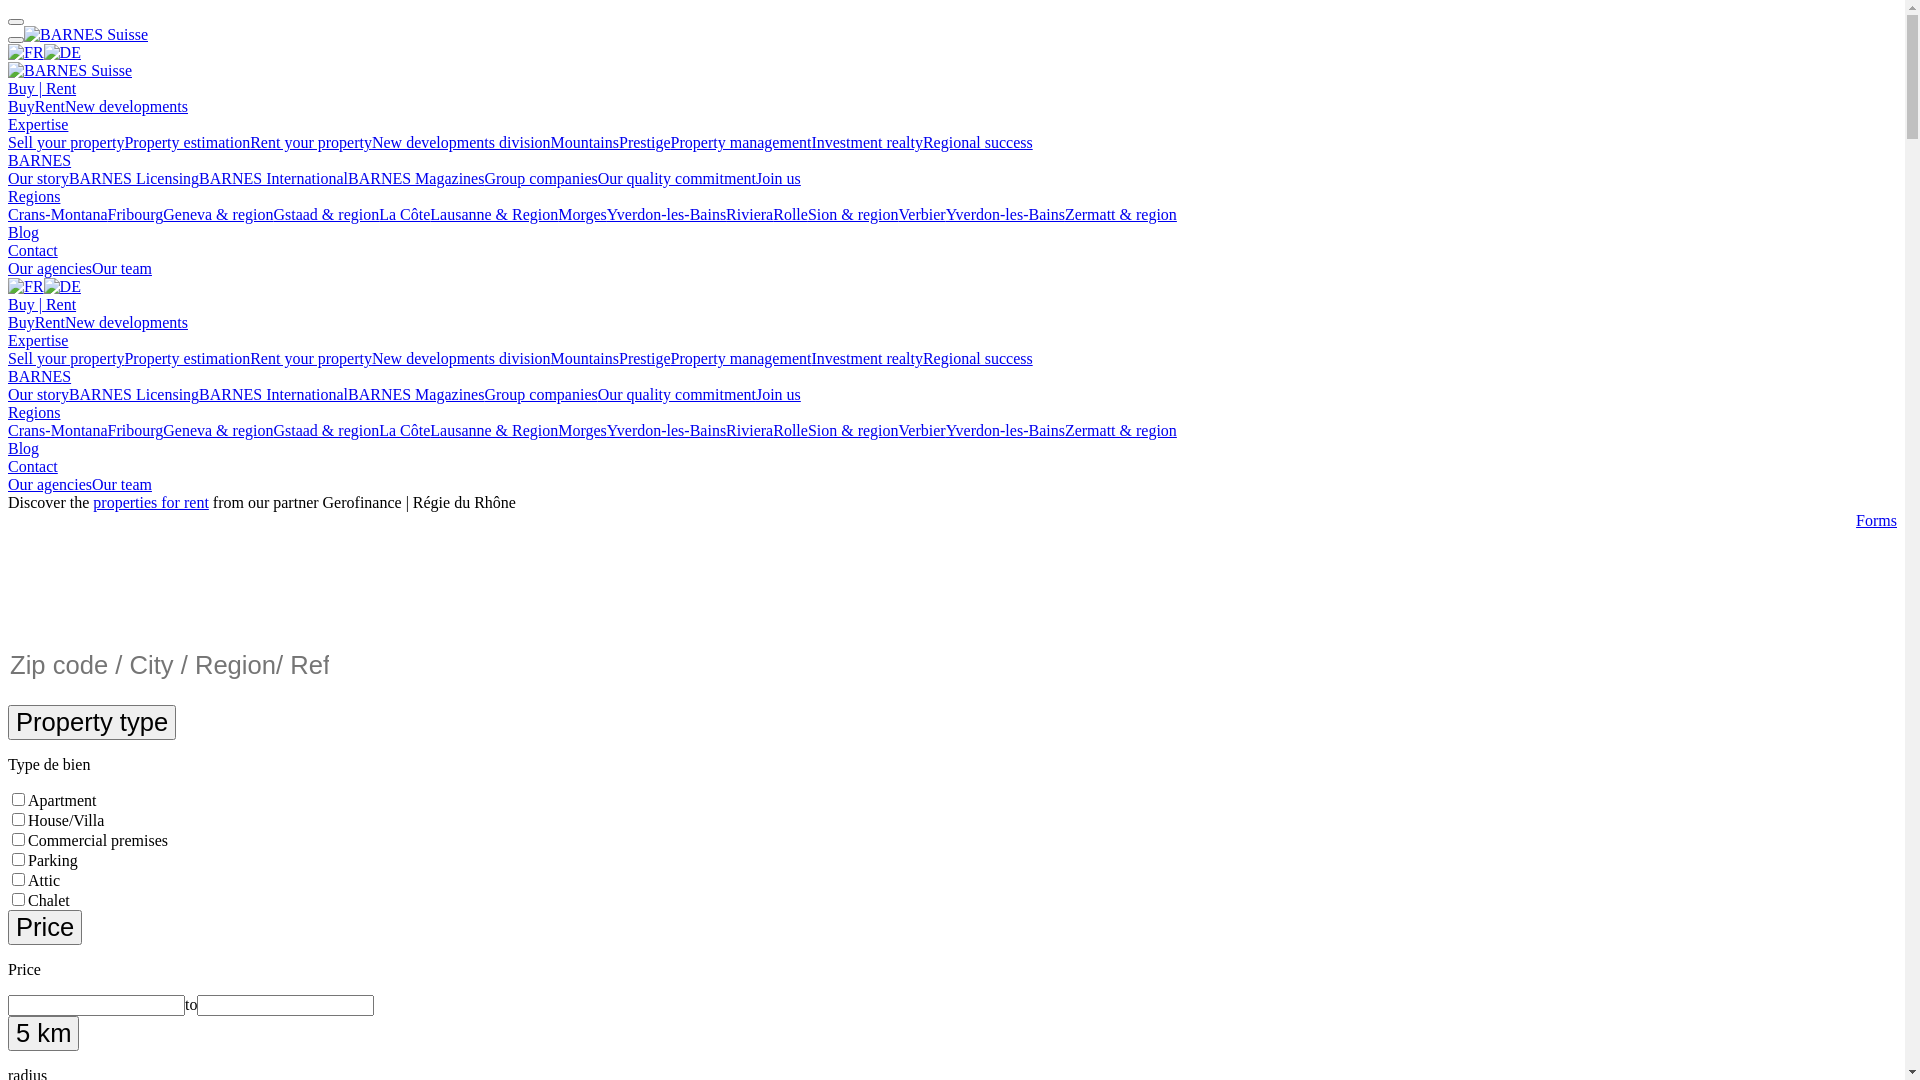  I want to click on 'Our team', so click(120, 267).